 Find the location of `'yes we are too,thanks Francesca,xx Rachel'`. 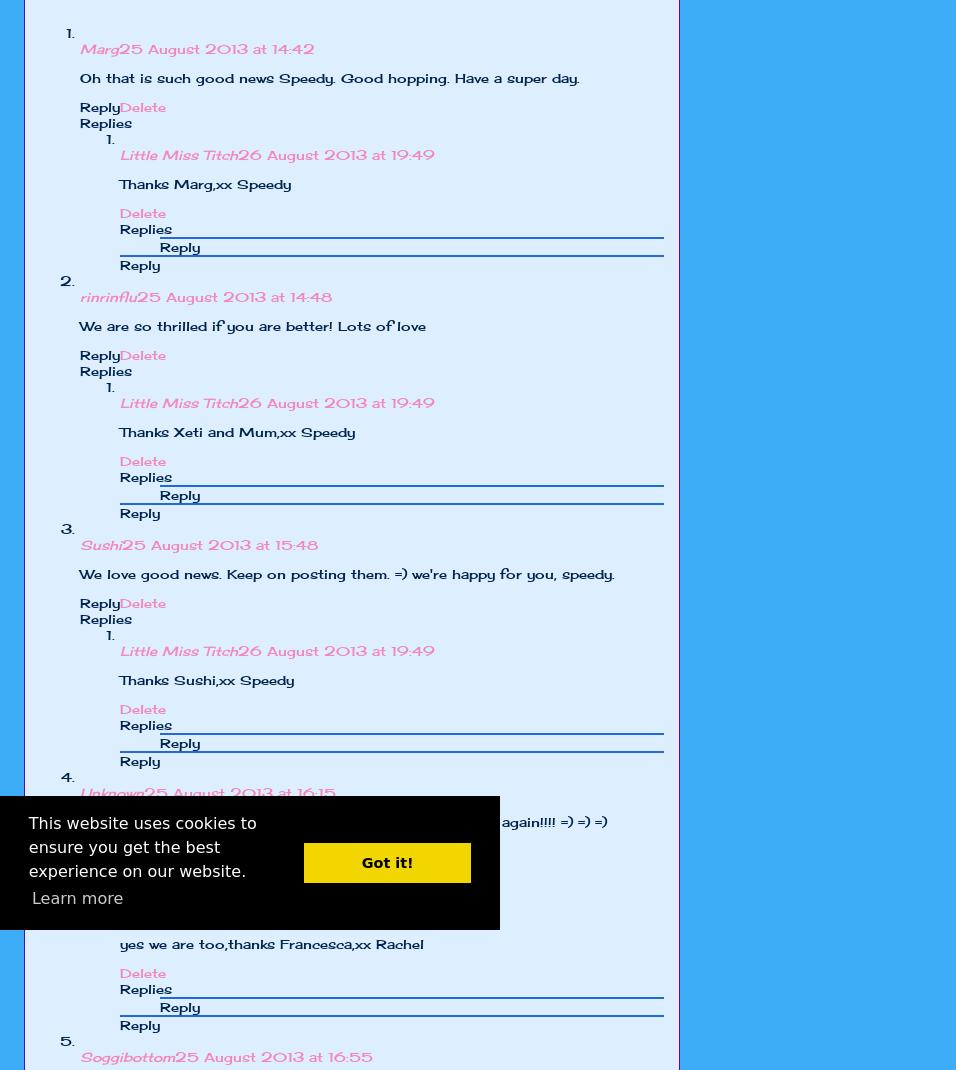

'yes we are too,thanks Francesca,xx Rachel' is located at coordinates (270, 942).